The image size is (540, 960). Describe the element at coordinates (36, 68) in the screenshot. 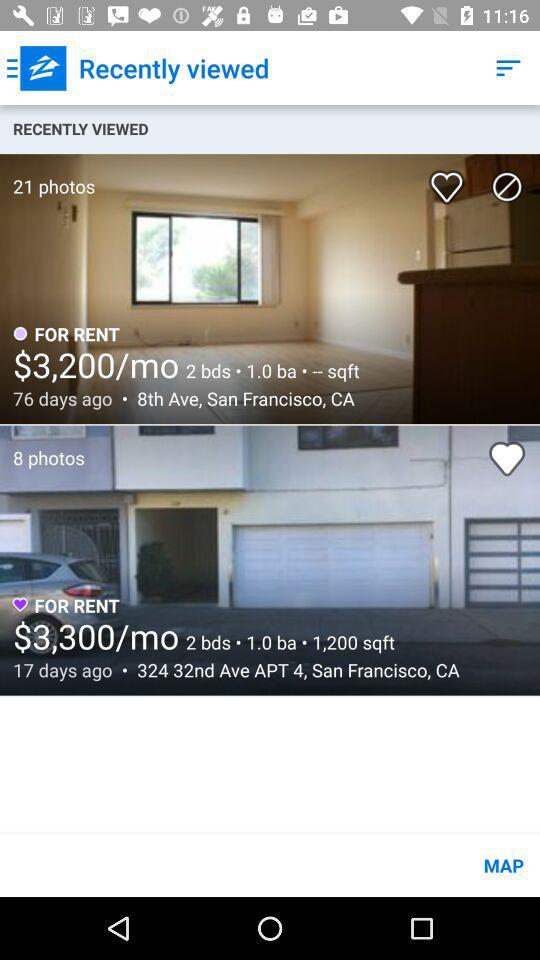

I see `the item above recently viewed icon` at that location.